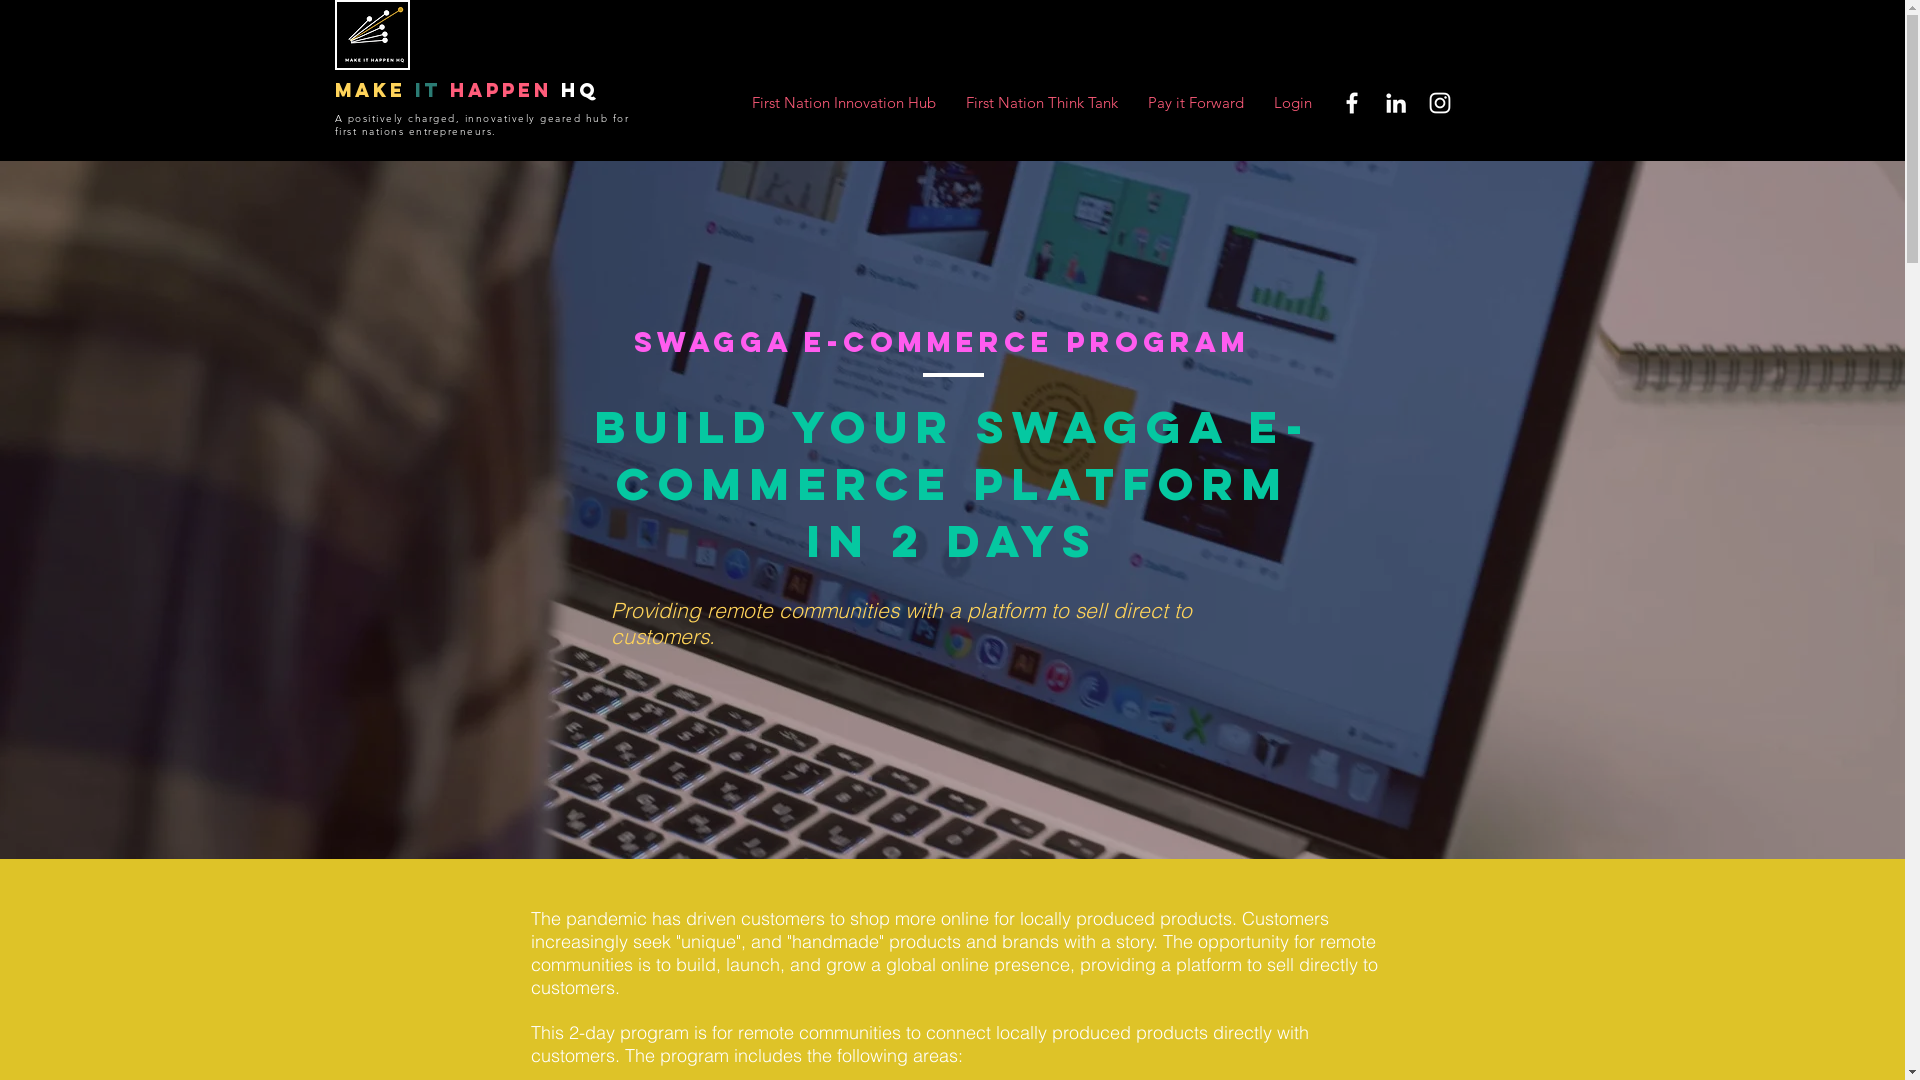 The height and width of the screenshot is (1080, 1920). What do you see at coordinates (1195, 103) in the screenshot?
I see `'Pay it Forward'` at bounding box center [1195, 103].